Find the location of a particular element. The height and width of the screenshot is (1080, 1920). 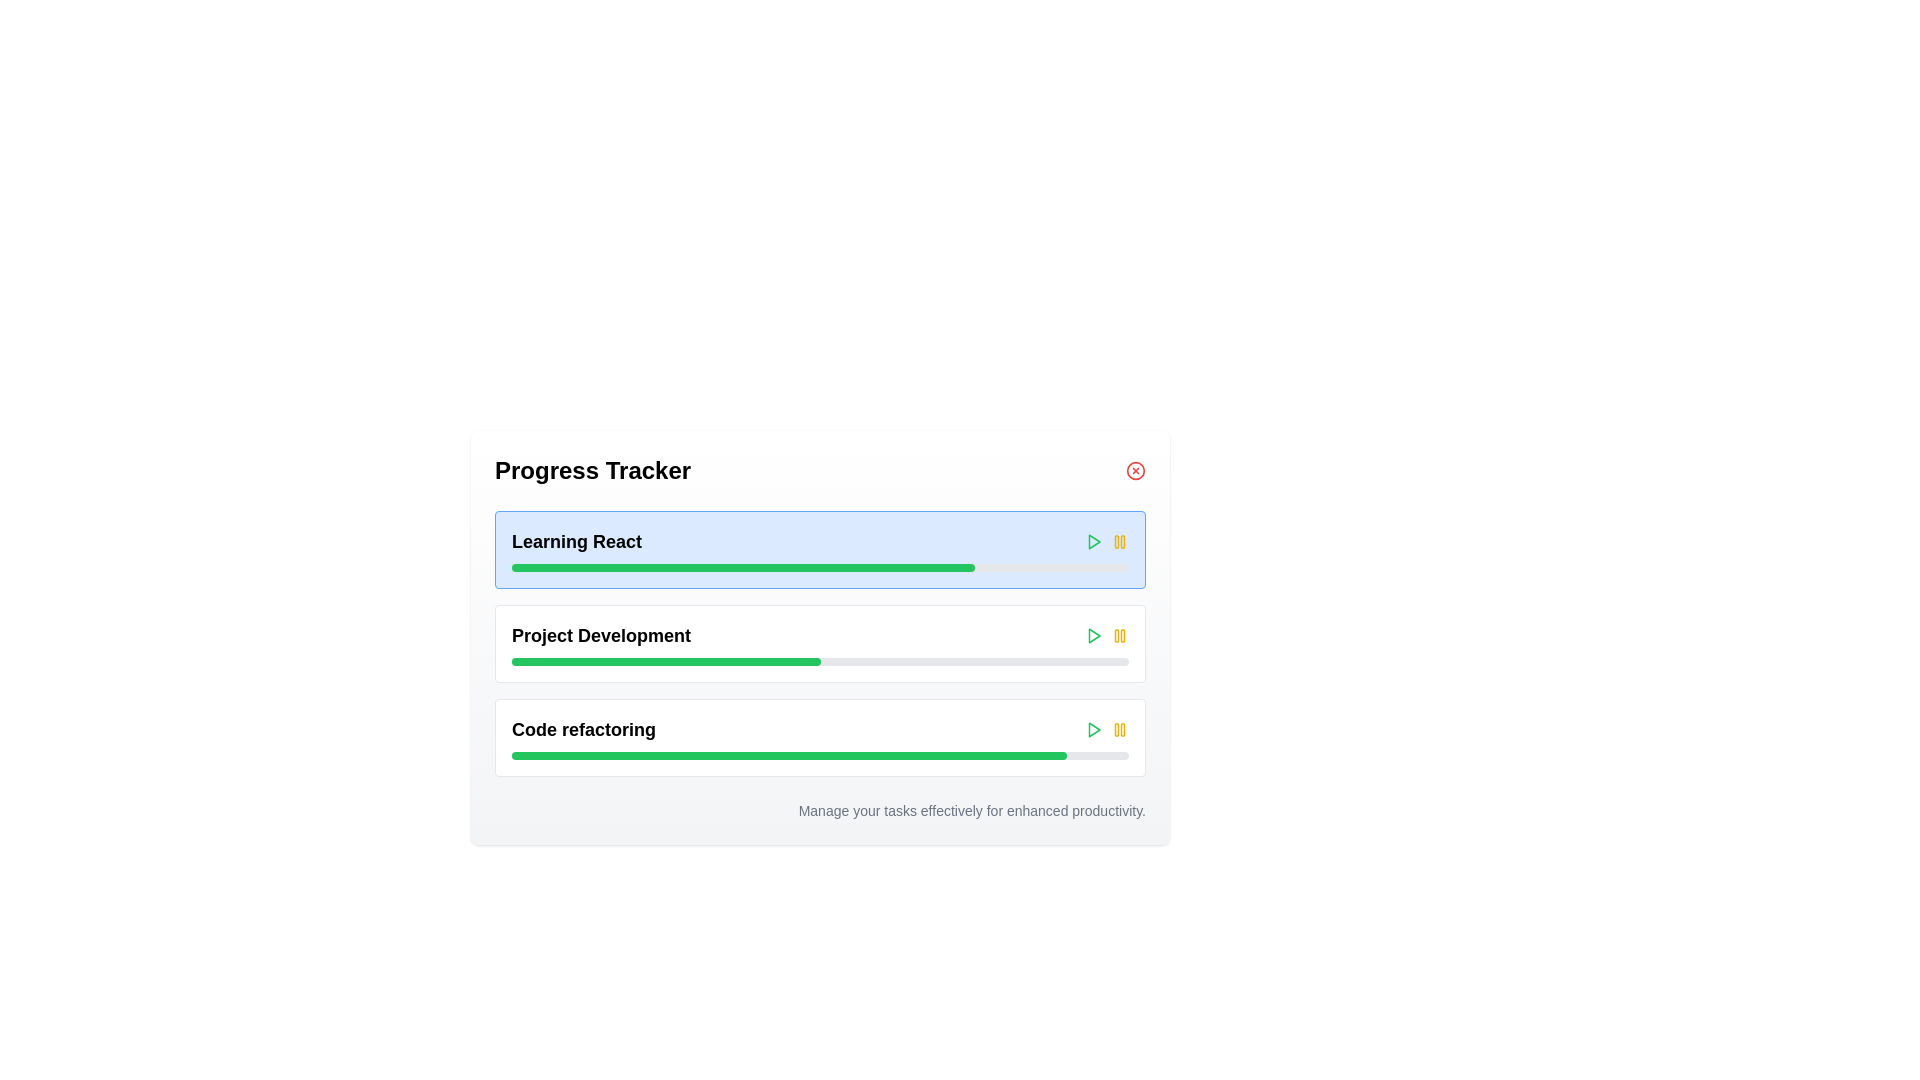

the horizontal progress bar located below the text 'Learning React', which has a gray background and a green-filled section indicating progress is located at coordinates (820, 567).